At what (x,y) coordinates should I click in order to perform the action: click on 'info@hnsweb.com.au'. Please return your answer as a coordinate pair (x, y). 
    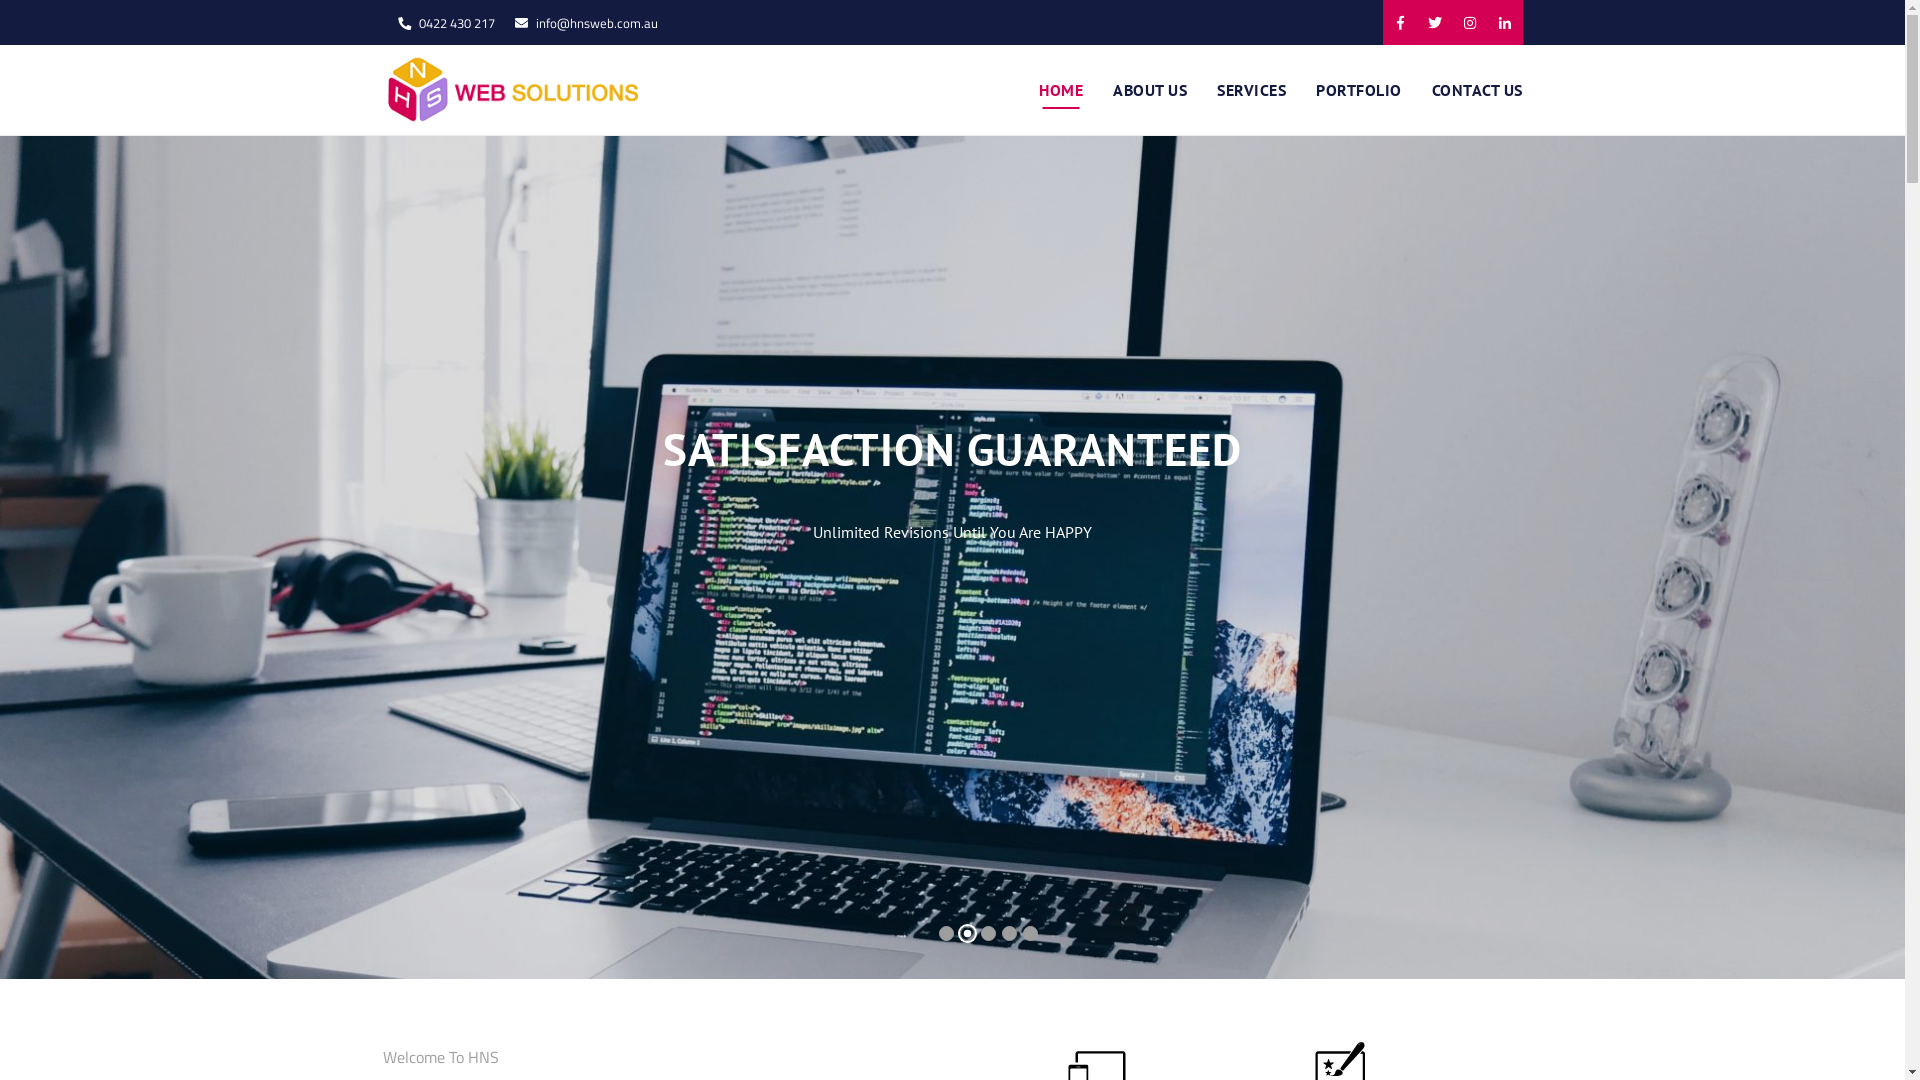
    Looking at the image, I should click on (536, 23).